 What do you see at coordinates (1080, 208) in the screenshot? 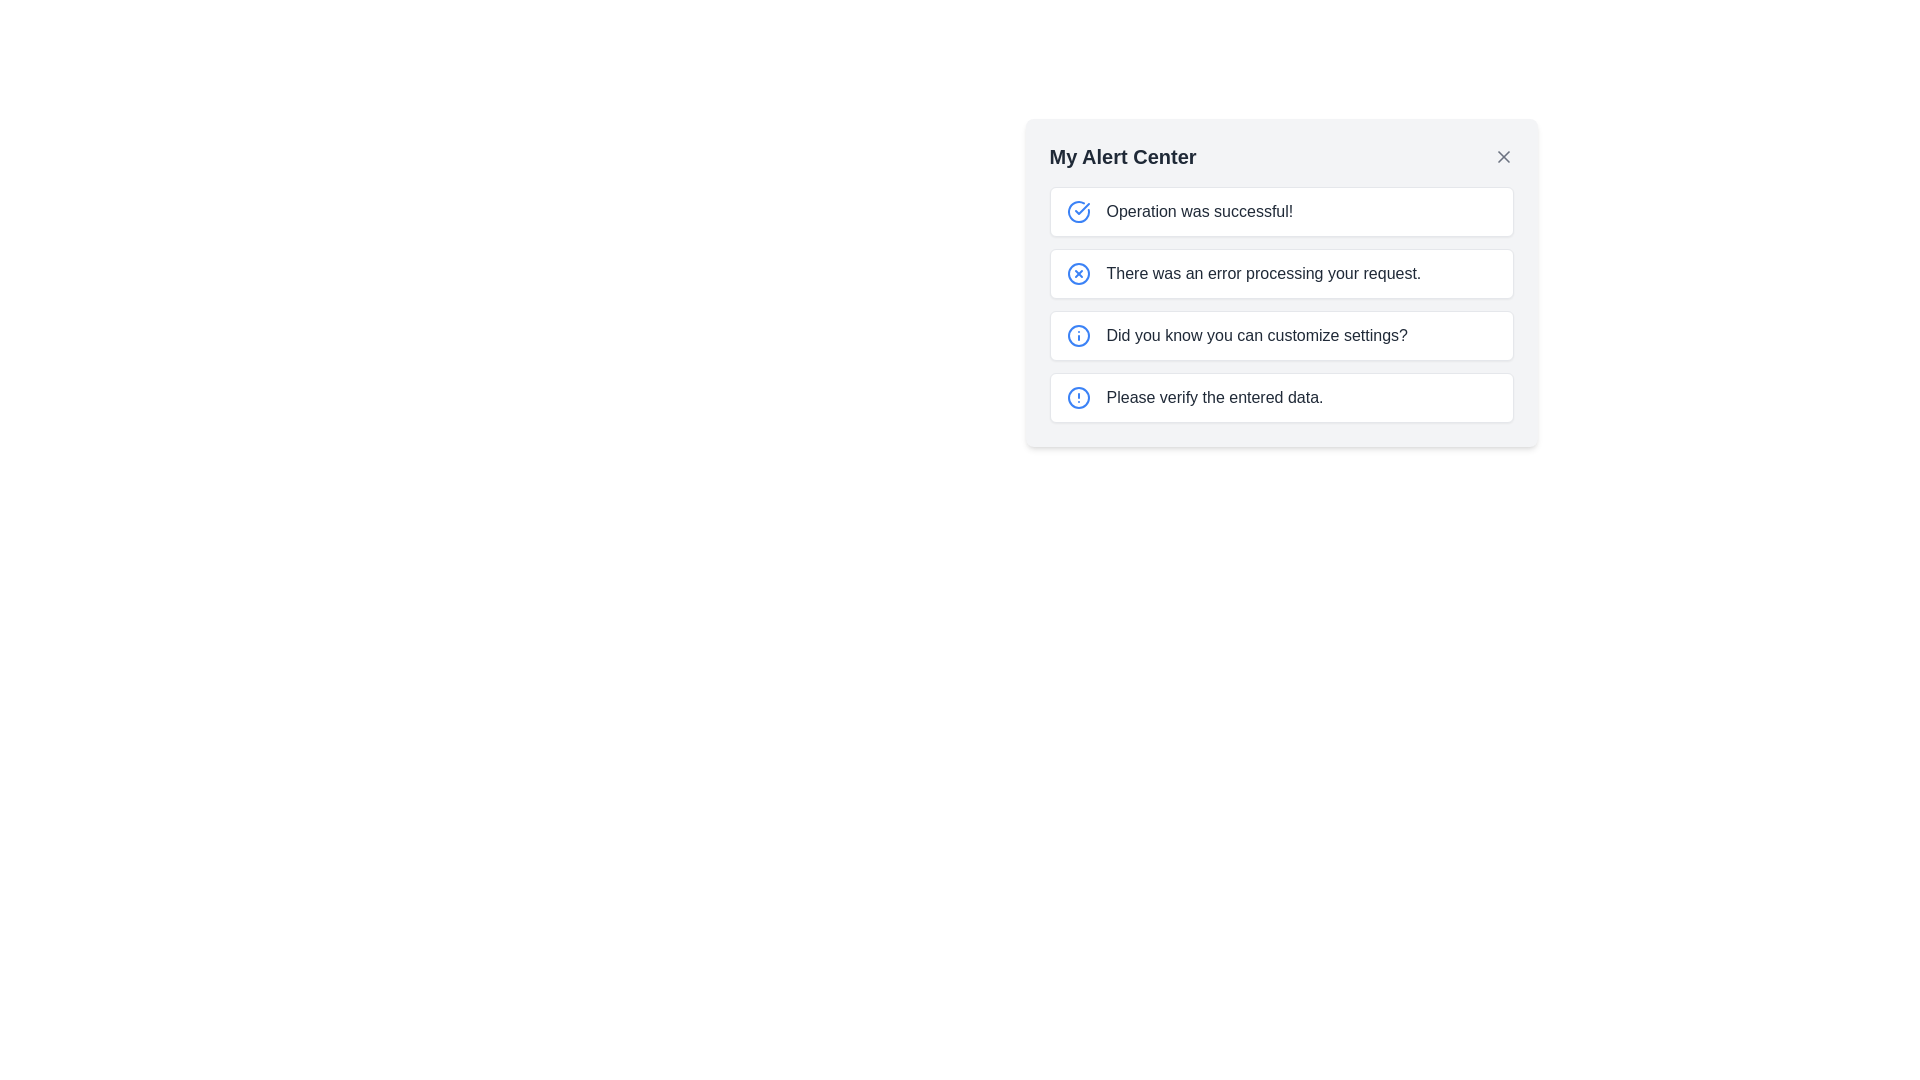
I see `the checkmark icon located in the top-left corner of the alert module, which is part of a larger circular icon with a highlighted border` at bounding box center [1080, 208].